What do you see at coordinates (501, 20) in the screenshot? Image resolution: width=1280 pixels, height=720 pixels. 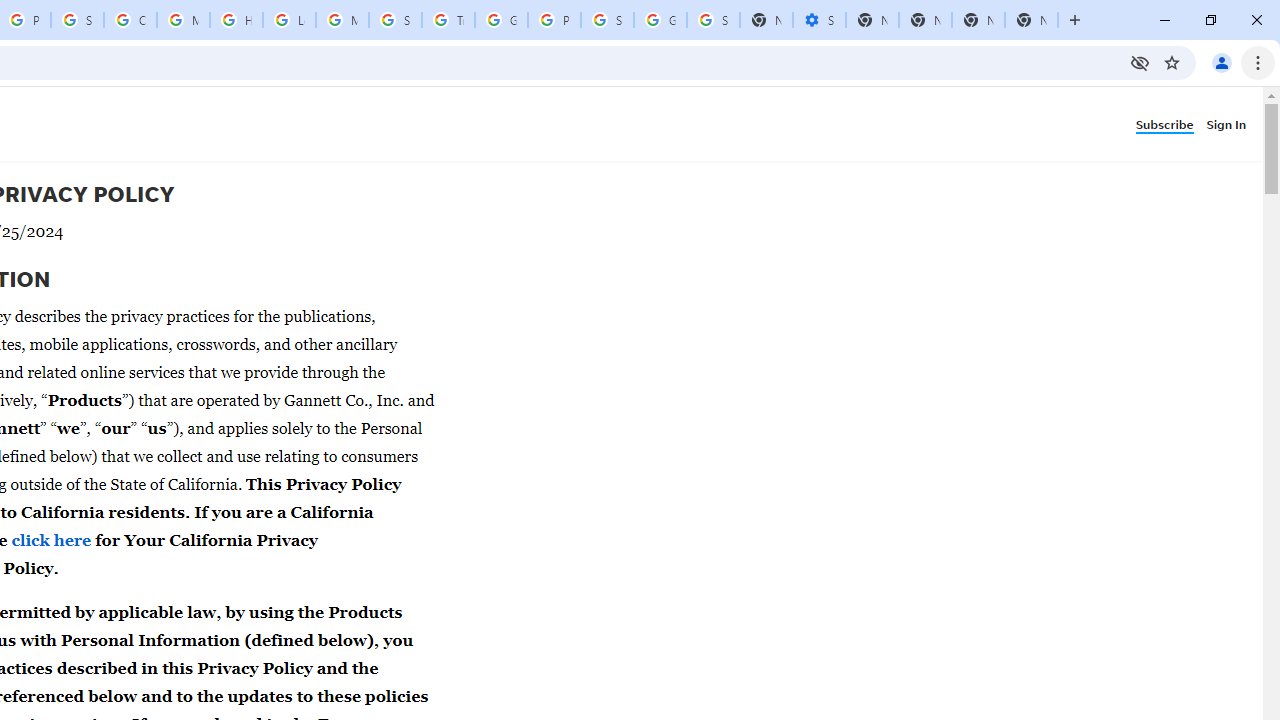 I see `'Google Ads - Sign in'` at bounding box center [501, 20].